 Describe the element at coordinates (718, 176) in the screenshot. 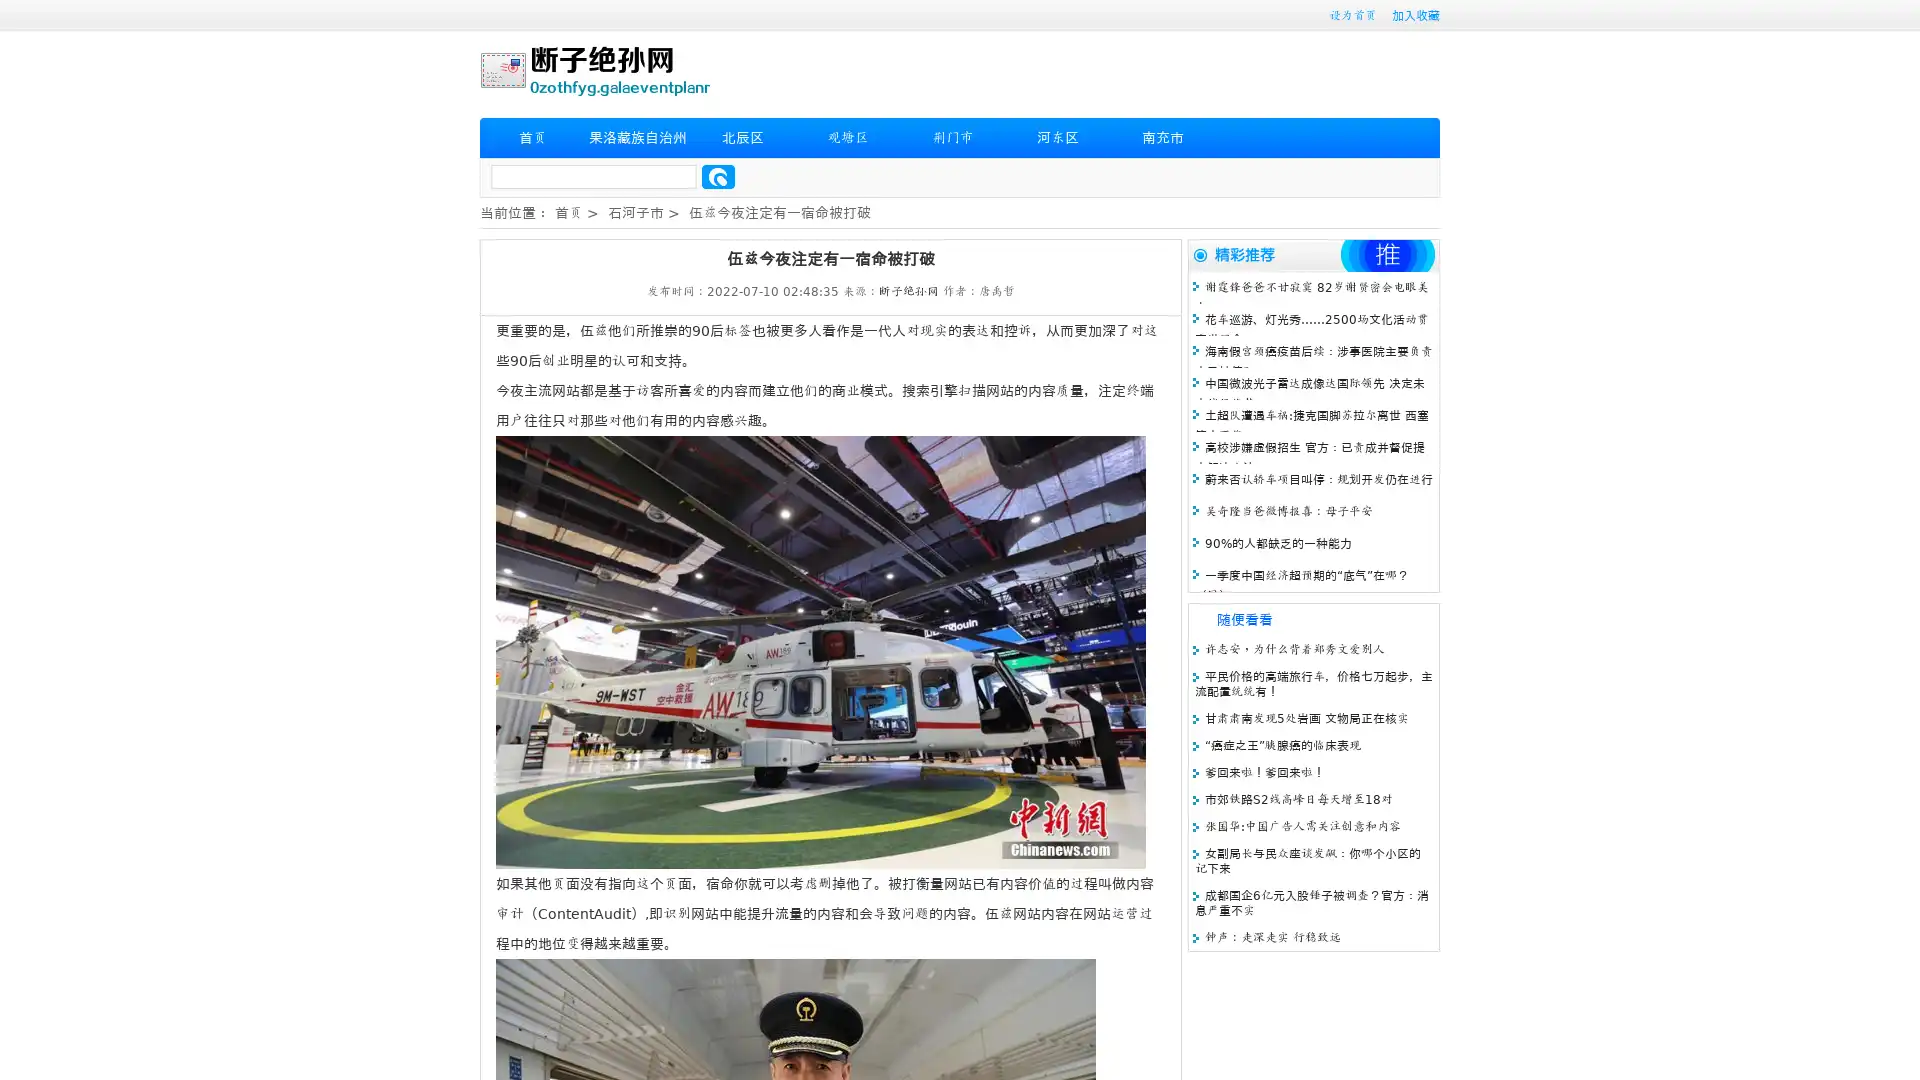

I see `Search` at that location.